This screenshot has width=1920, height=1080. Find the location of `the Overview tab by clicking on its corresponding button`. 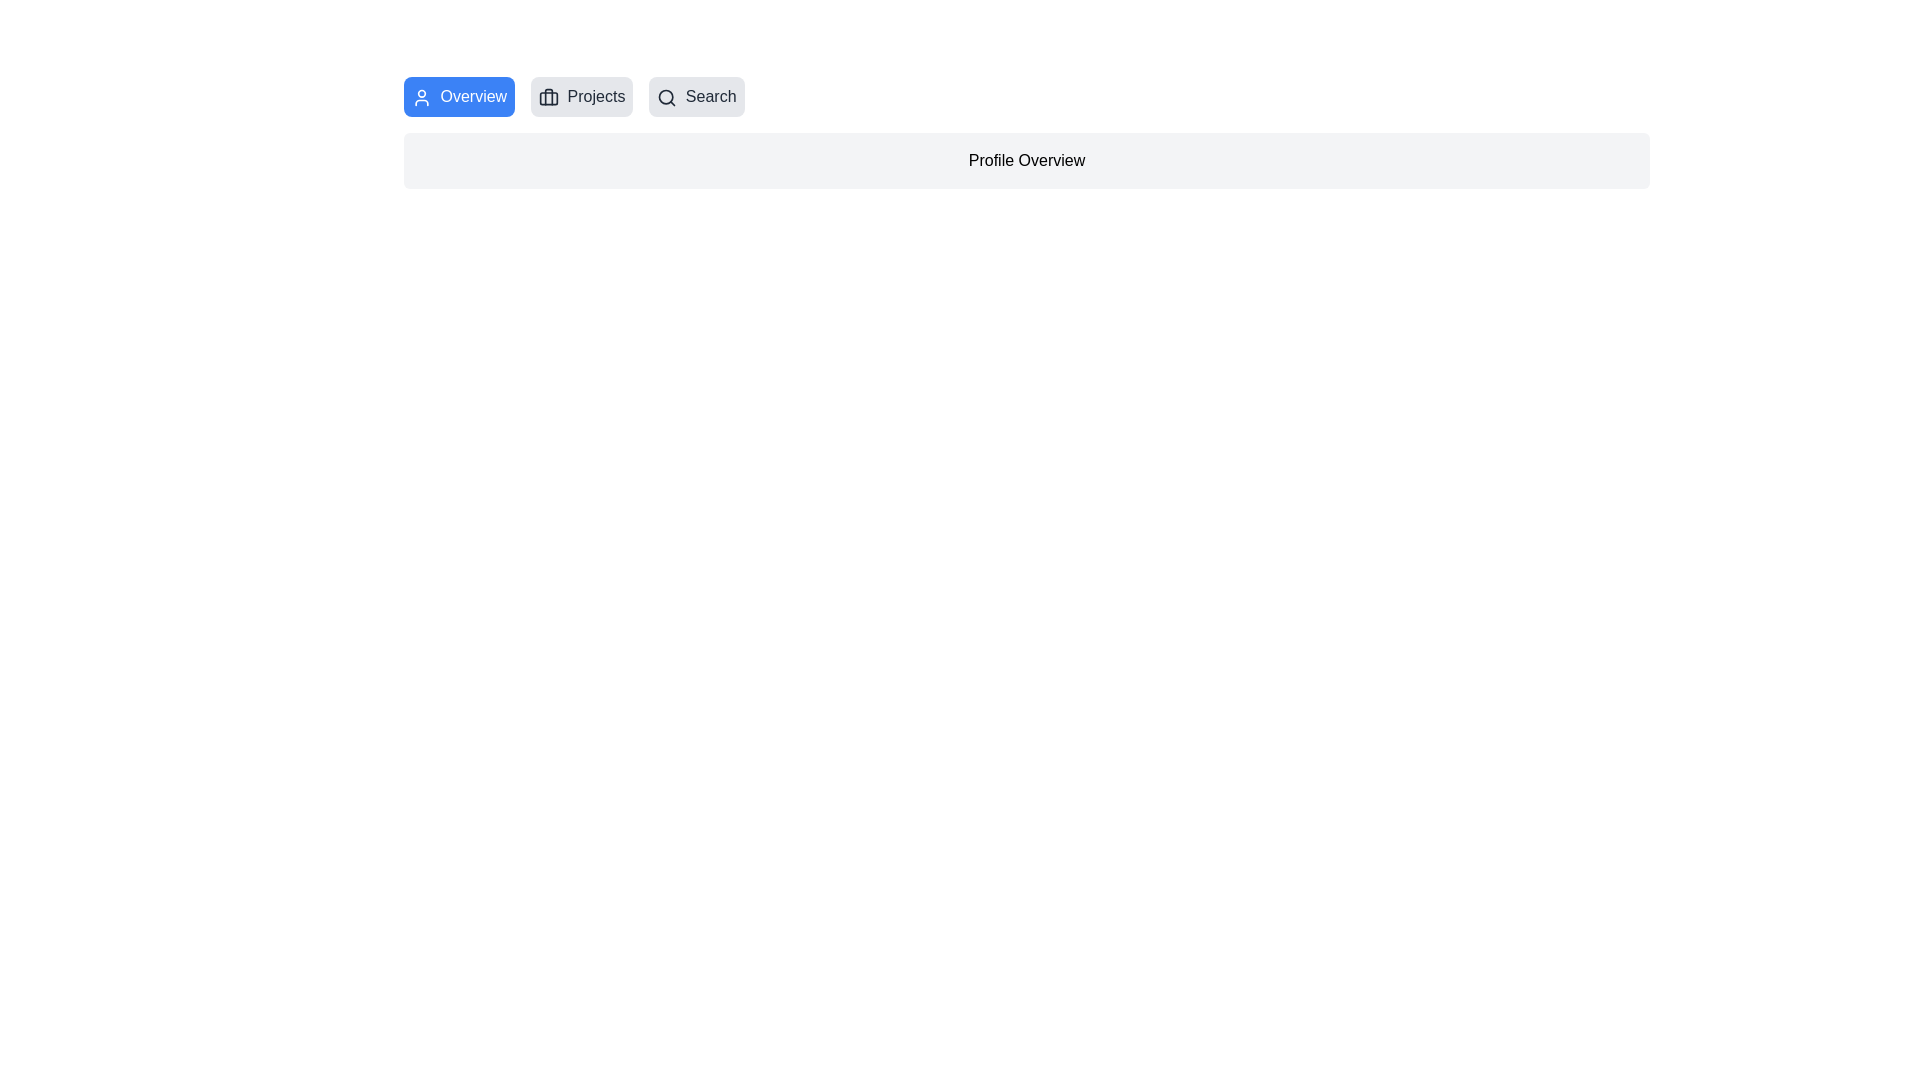

the Overview tab by clicking on its corresponding button is located at coordinates (458, 96).